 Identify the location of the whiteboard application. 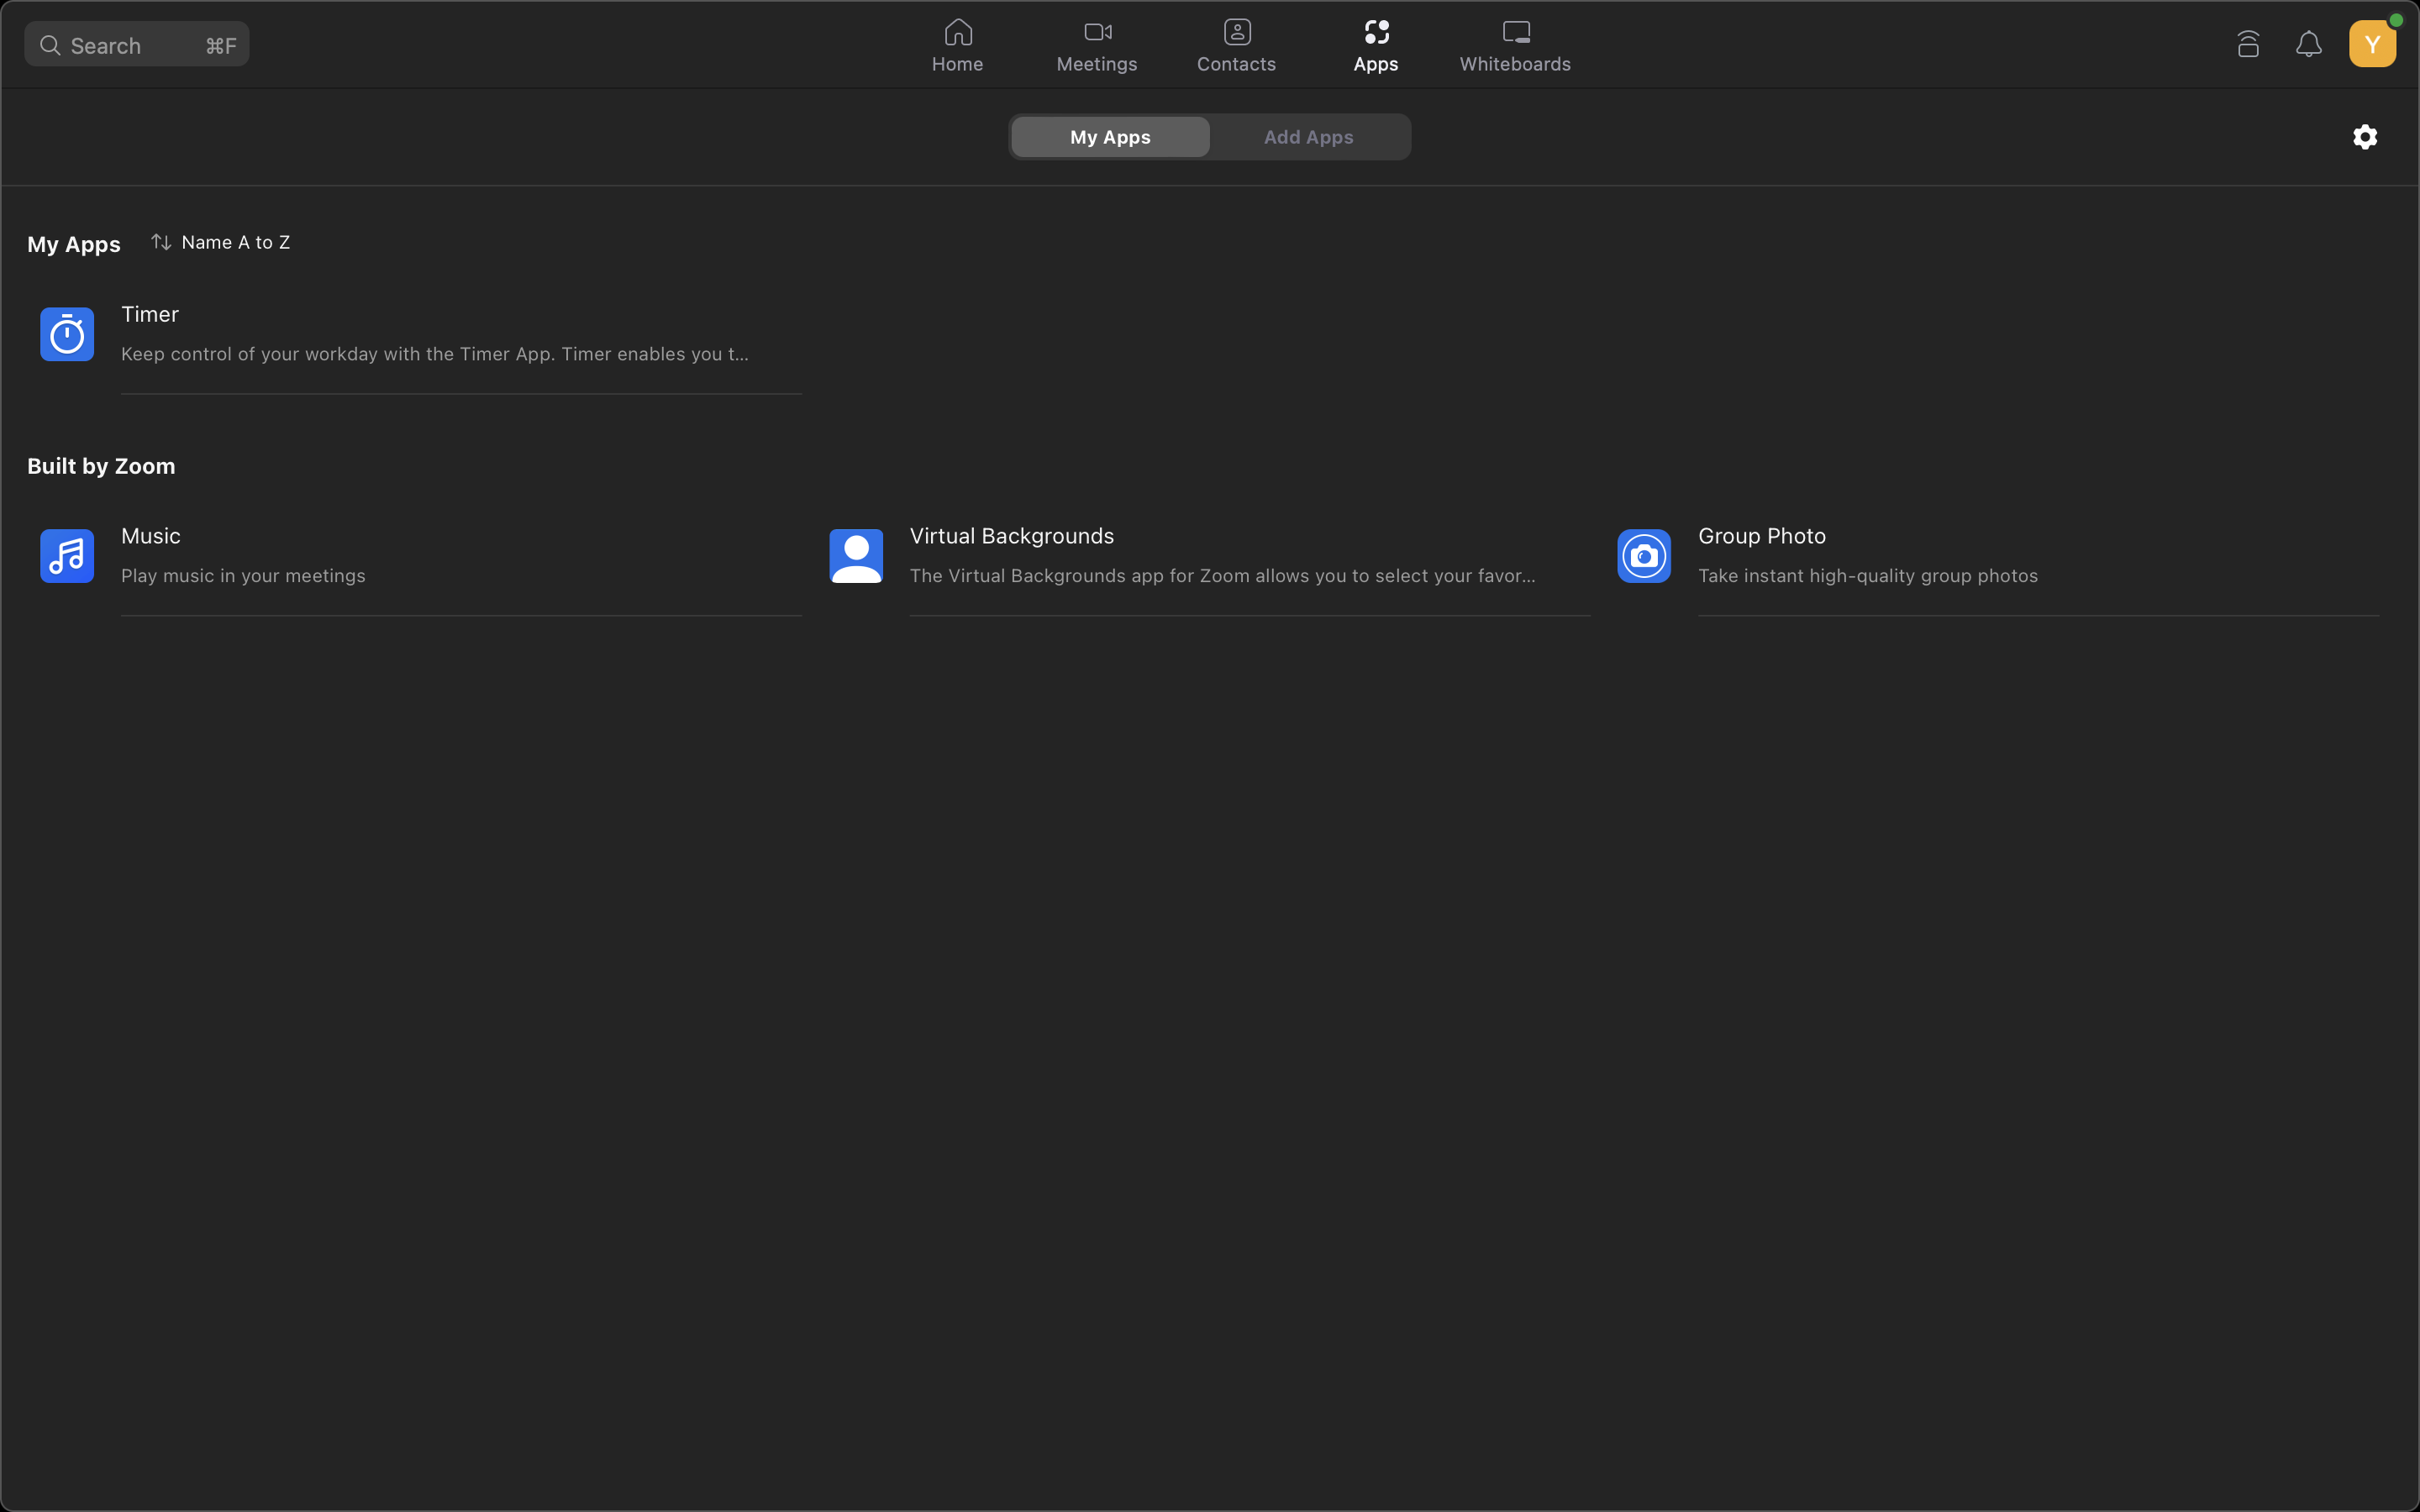
(1516, 46).